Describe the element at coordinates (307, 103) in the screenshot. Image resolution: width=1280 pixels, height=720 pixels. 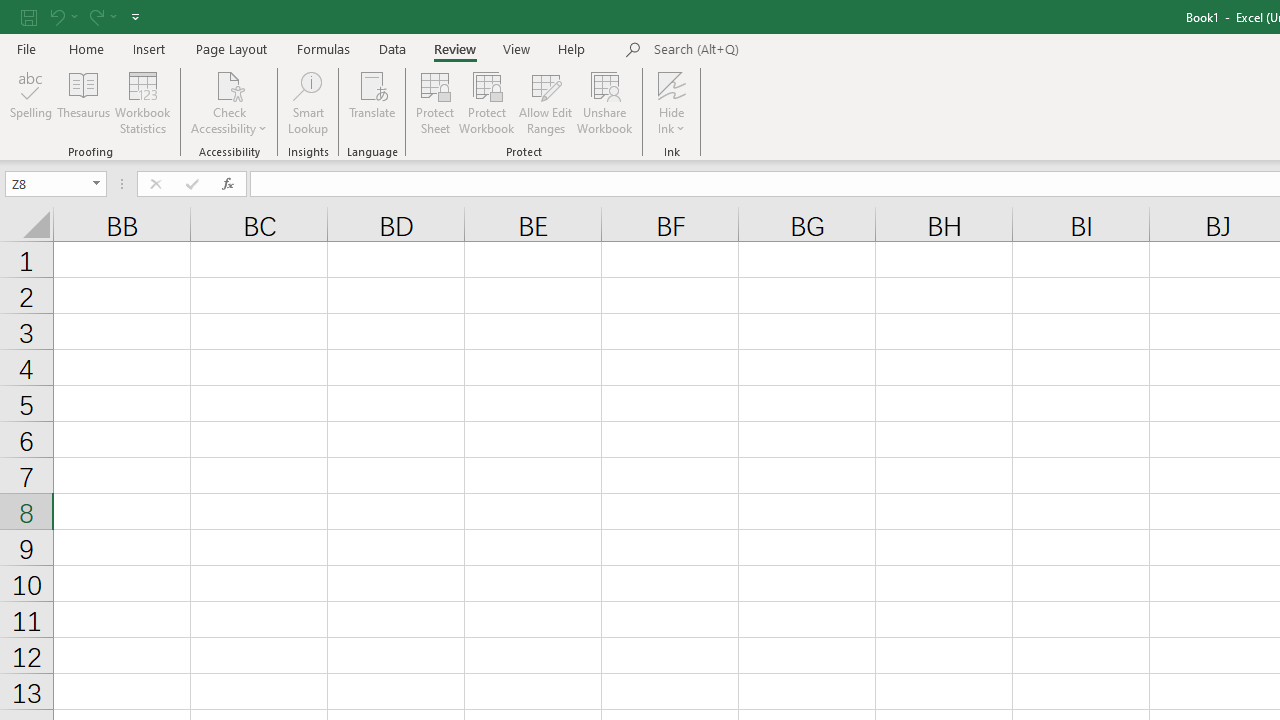
I see `'Smart Lookup'` at that location.